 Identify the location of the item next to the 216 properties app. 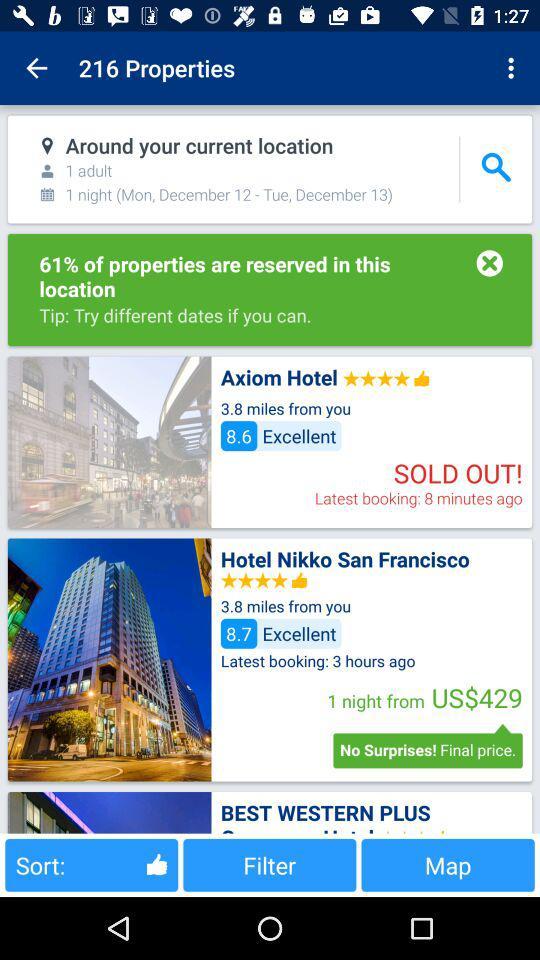
(36, 68).